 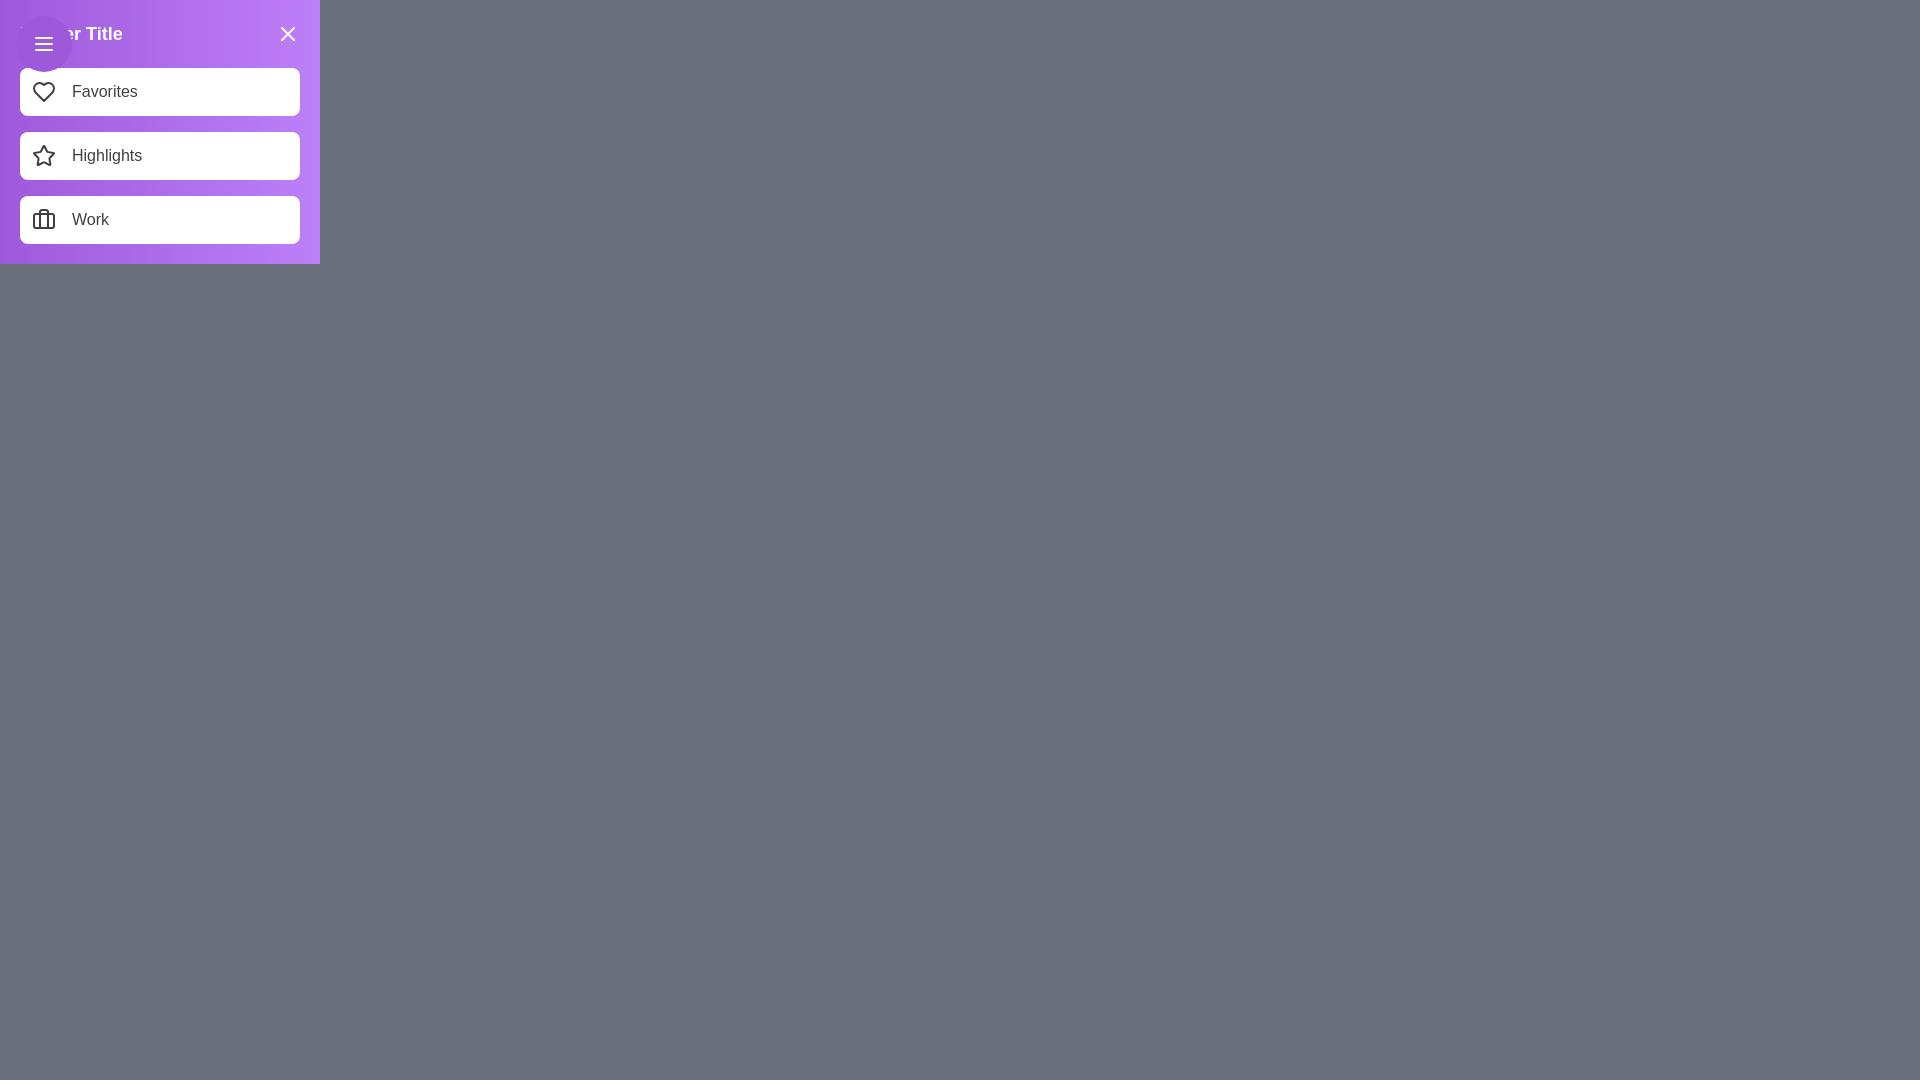 What do you see at coordinates (43, 154) in the screenshot?
I see `the SVG star icon with a black outline located to the left of the text label 'Highlights', which is the first visual component of the second entry in a vertical list of options` at bounding box center [43, 154].